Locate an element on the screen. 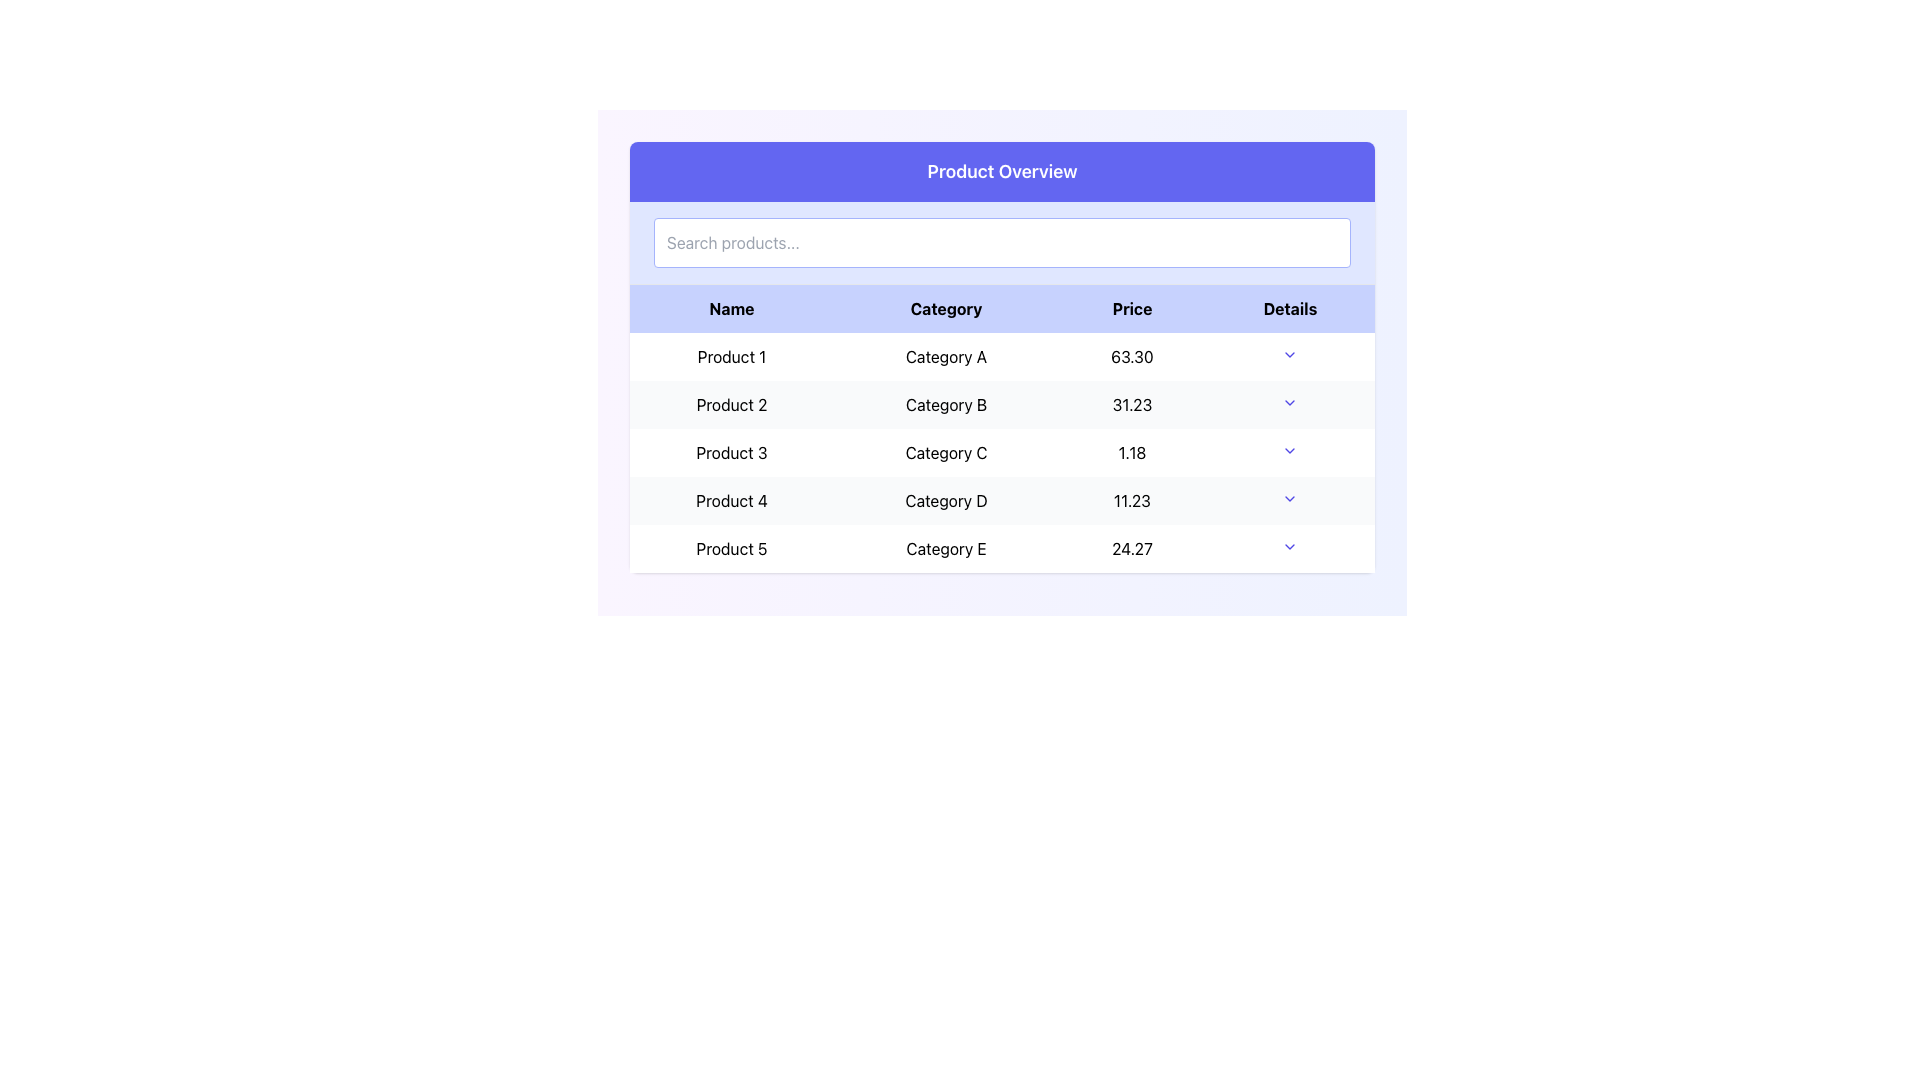 The image size is (1920, 1080). the non-interactive text label in the 'Category' column of the second row of the table that provides categorical information for the respective product, situated between 'Product 2' and the price '31.23' is located at coordinates (945, 405).